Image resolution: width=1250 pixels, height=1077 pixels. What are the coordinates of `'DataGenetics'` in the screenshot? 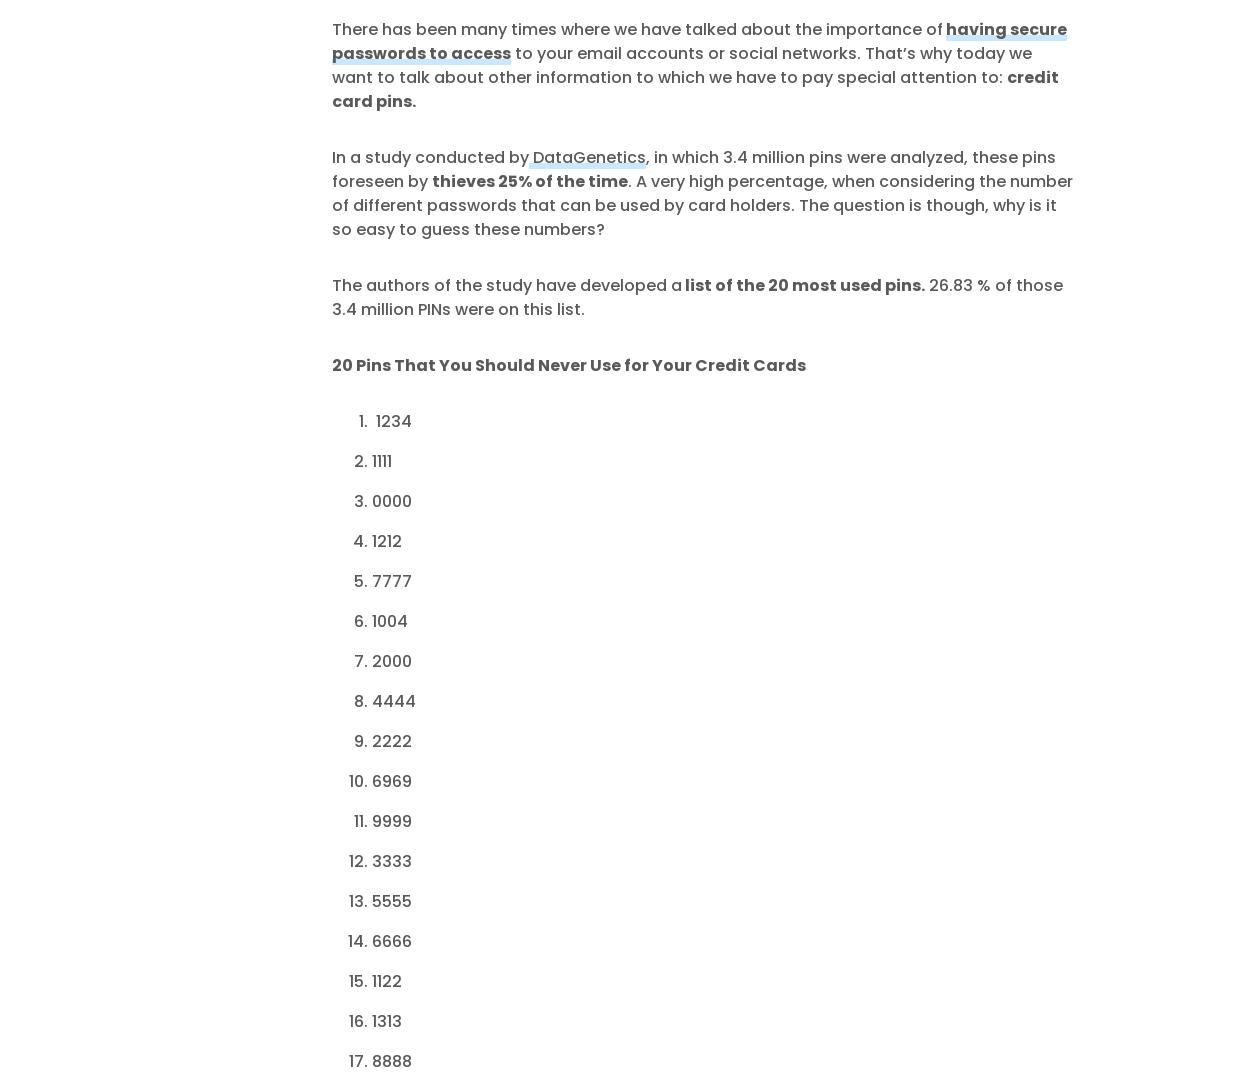 It's located at (585, 156).